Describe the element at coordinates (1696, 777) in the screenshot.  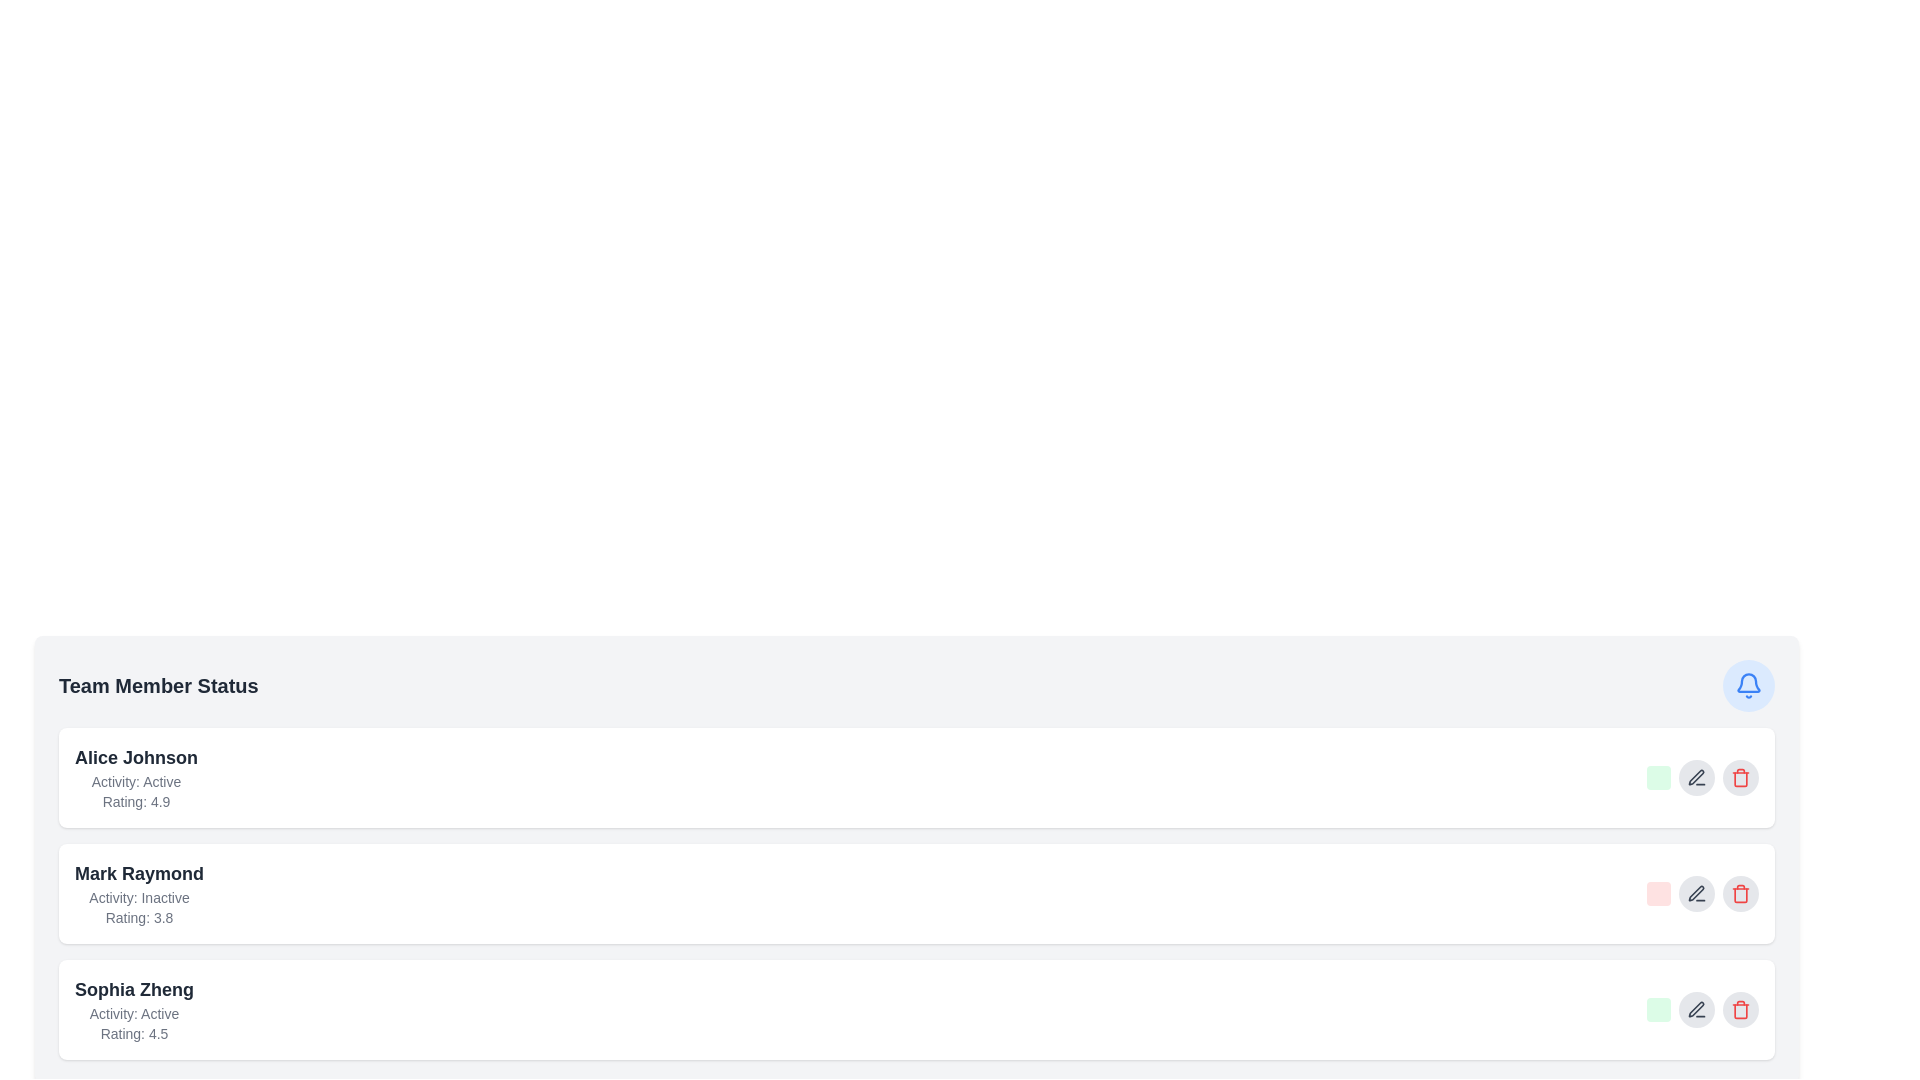
I see `the icon button located in the first row of the list, which is the middle element of a horizontal group aligned to the right side, to trigger the hover state` at that location.